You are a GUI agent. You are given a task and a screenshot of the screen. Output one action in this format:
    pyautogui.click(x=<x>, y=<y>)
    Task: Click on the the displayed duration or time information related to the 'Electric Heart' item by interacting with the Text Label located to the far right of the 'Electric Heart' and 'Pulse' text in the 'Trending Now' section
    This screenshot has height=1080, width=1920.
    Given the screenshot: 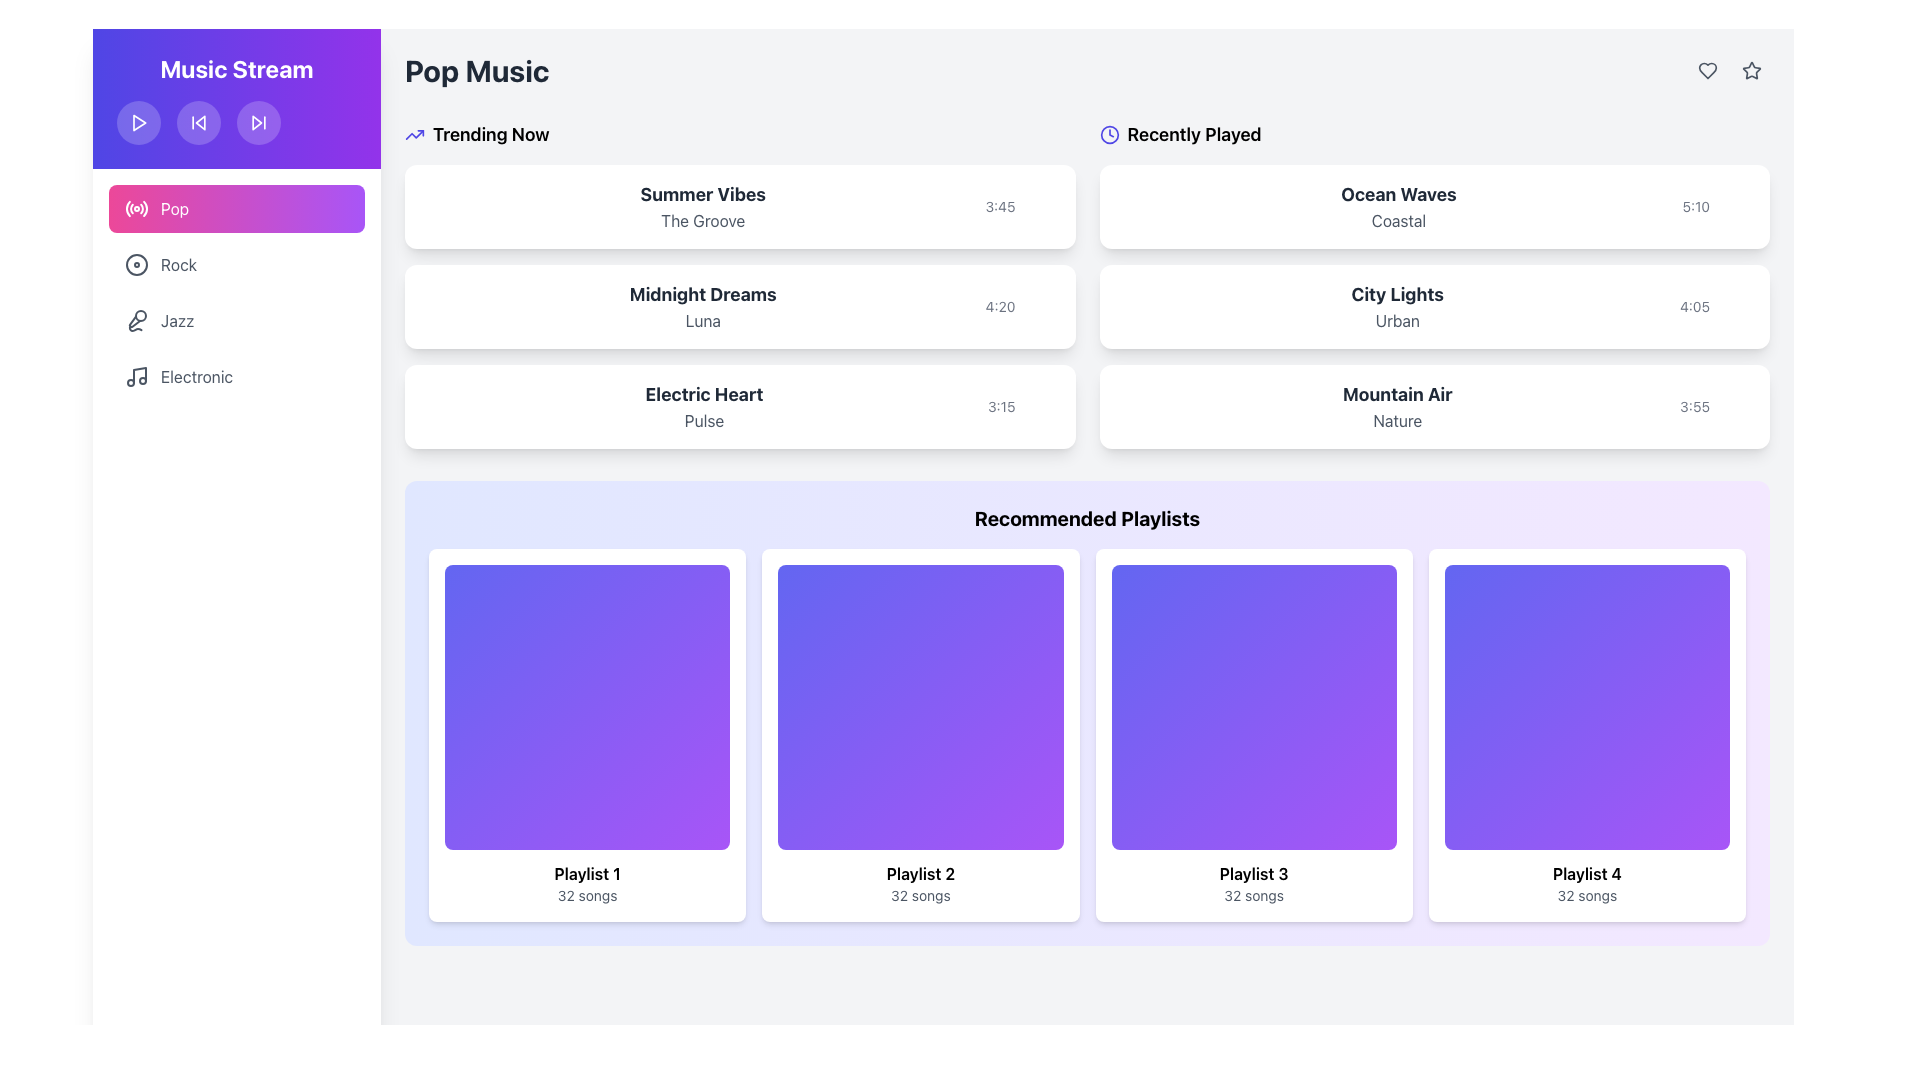 What is the action you would take?
    pyautogui.click(x=1023, y=406)
    